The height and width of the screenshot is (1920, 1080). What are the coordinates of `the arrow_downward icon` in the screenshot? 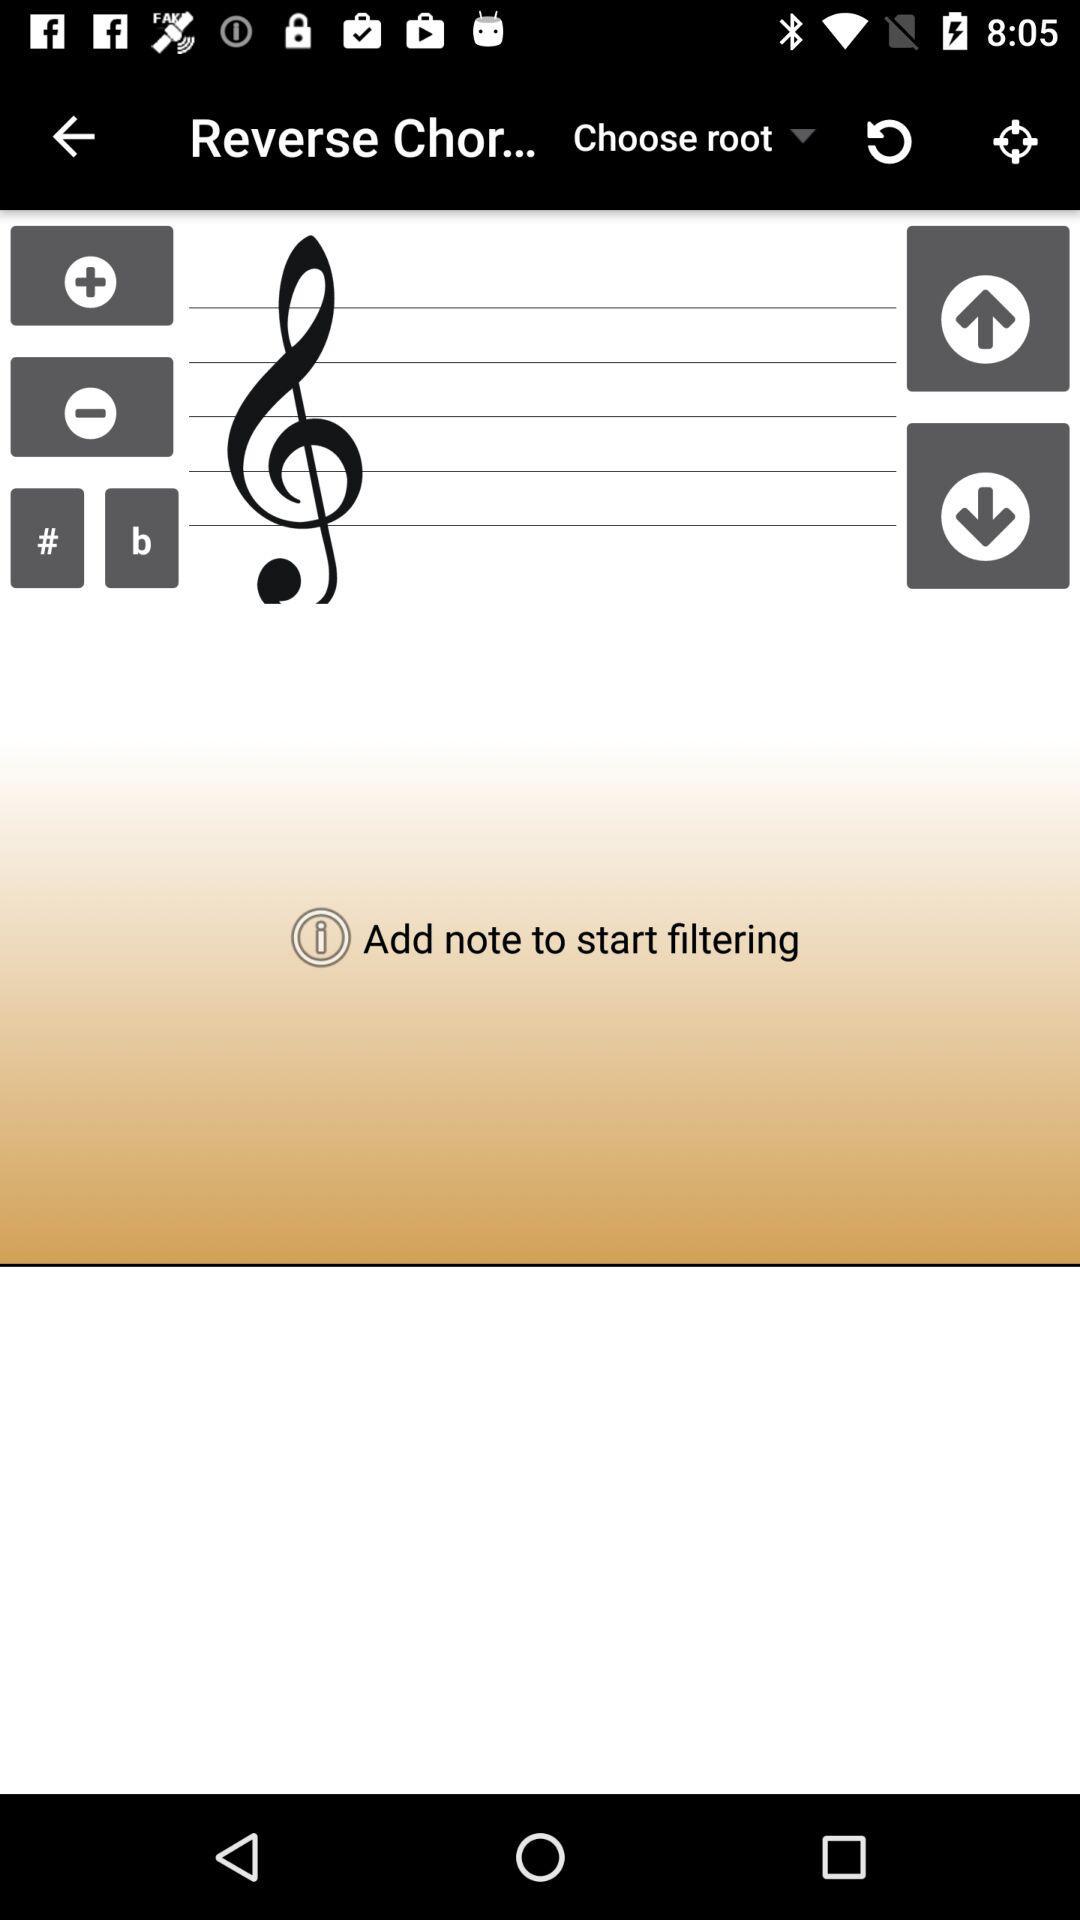 It's located at (987, 505).